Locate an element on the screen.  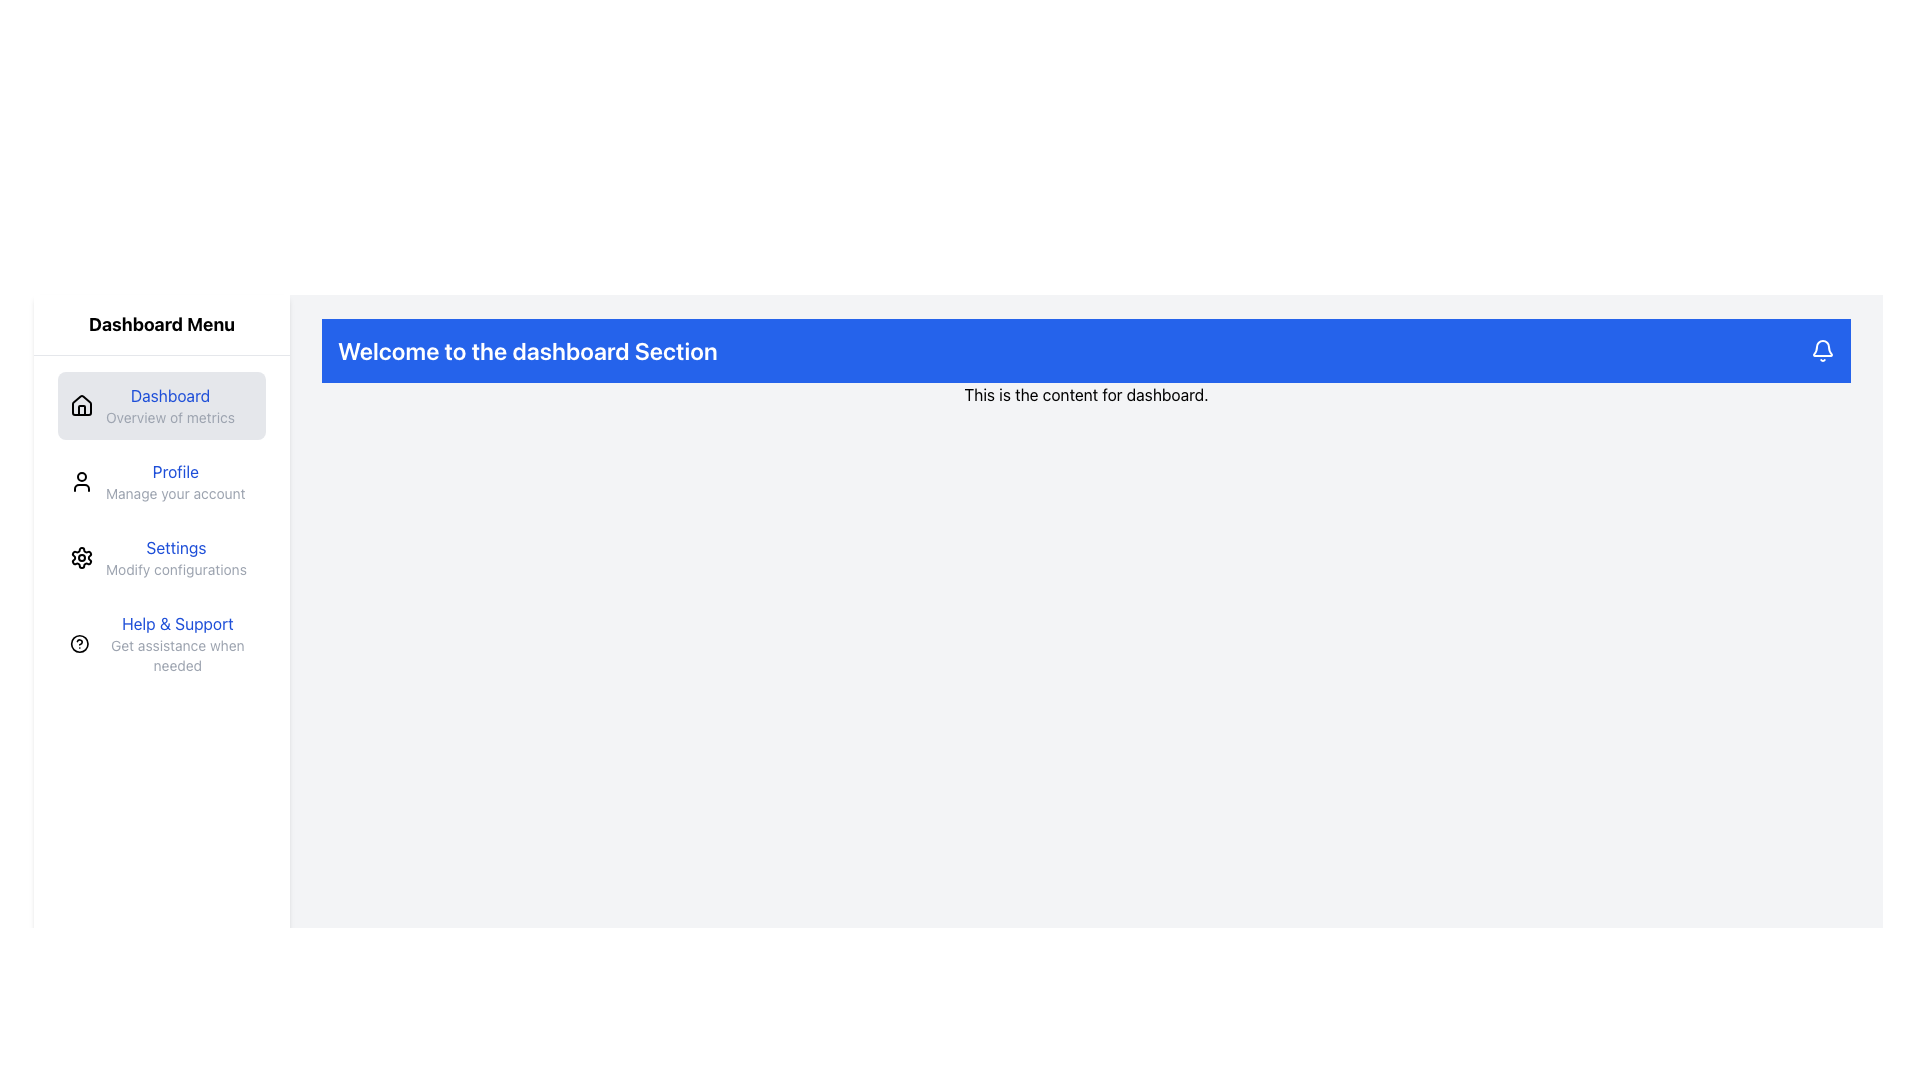
the navigational label for the dashboard section located at the top of the left-hand vertical menu, just below the house icon is located at coordinates (170, 405).